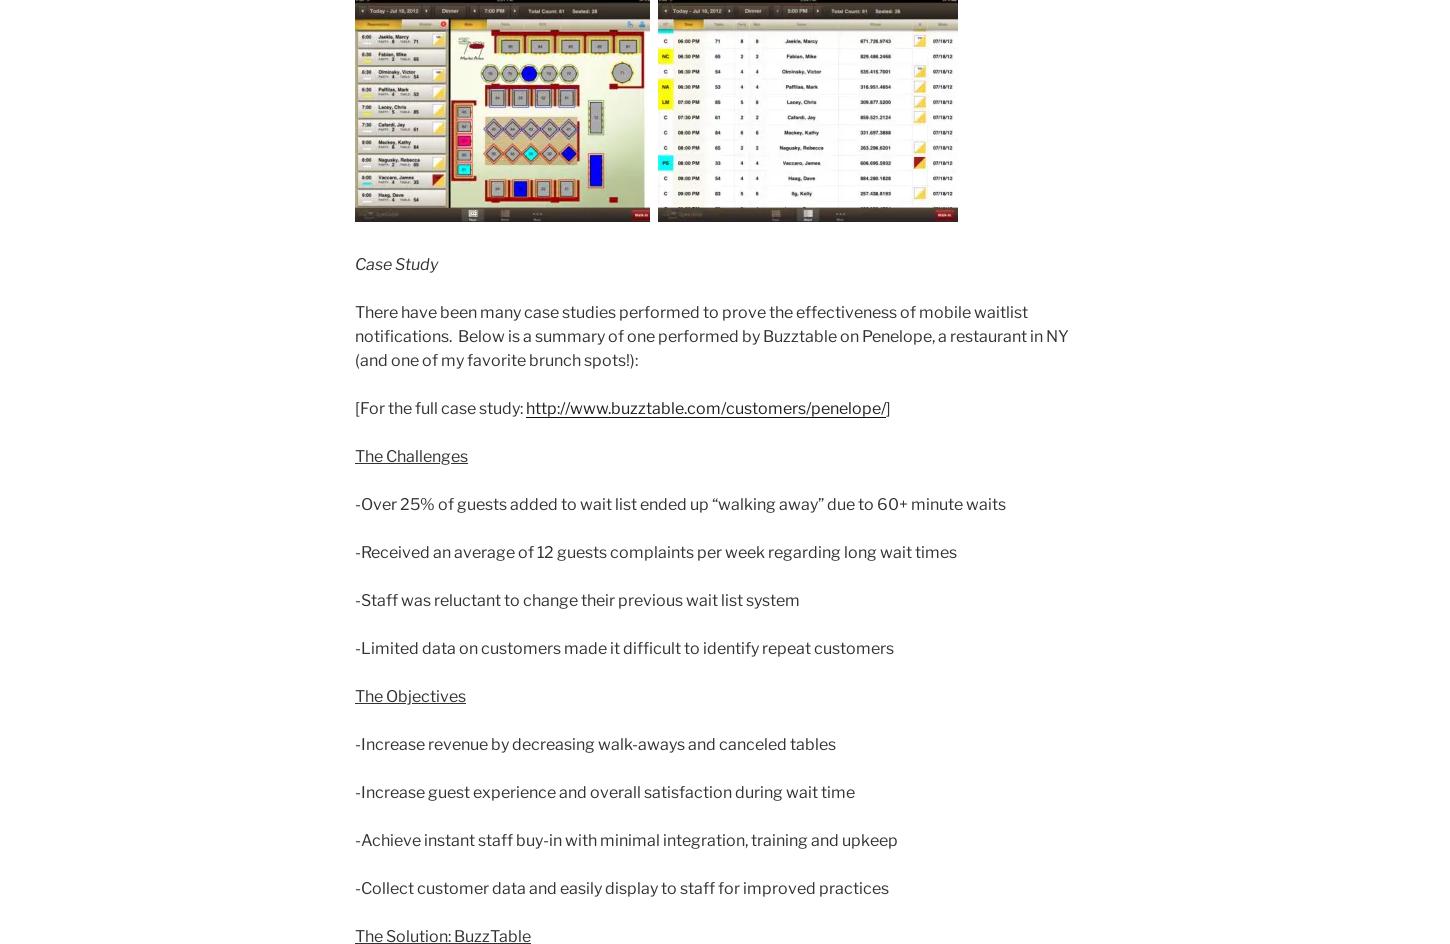  Describe the element at coordinates (395, 264) in the screenshot. I see `'Case Study'` at that location.